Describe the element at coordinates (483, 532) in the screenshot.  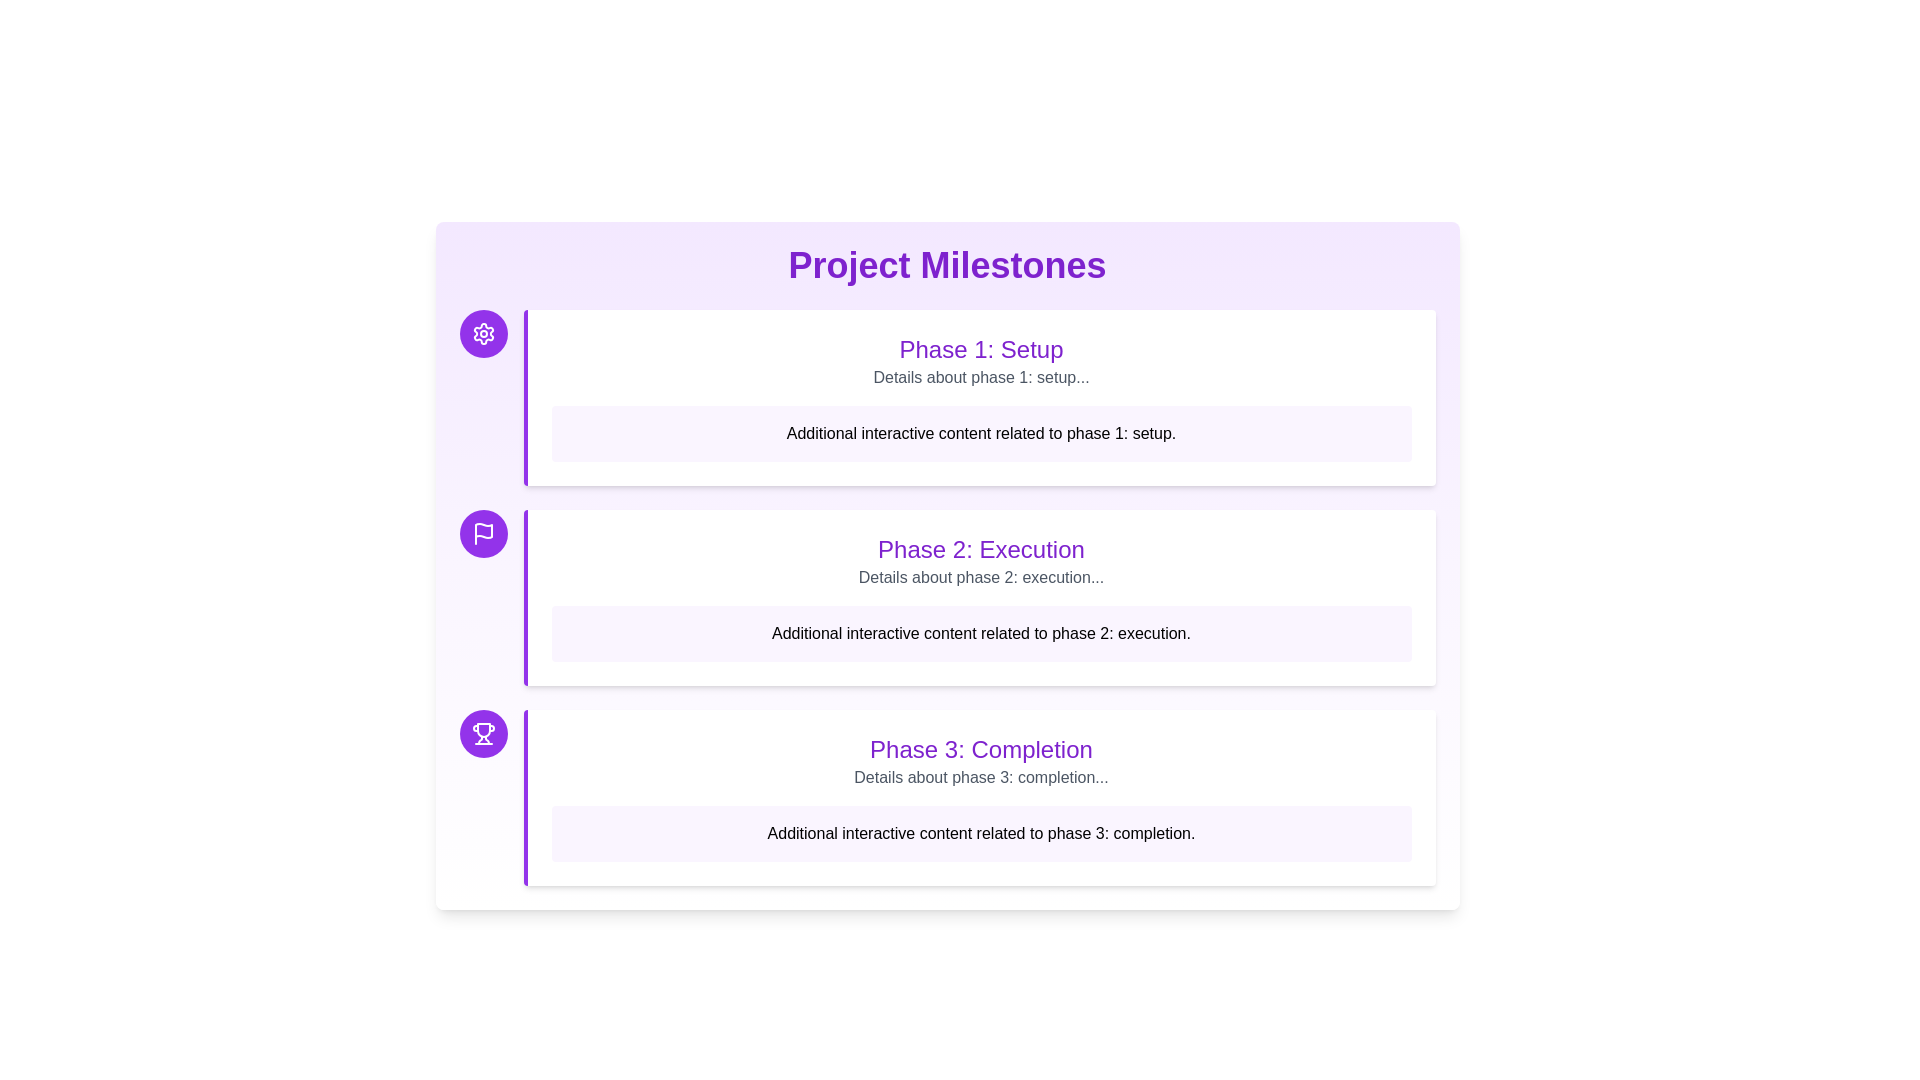
I see `the phase indicator icon button` at that location.